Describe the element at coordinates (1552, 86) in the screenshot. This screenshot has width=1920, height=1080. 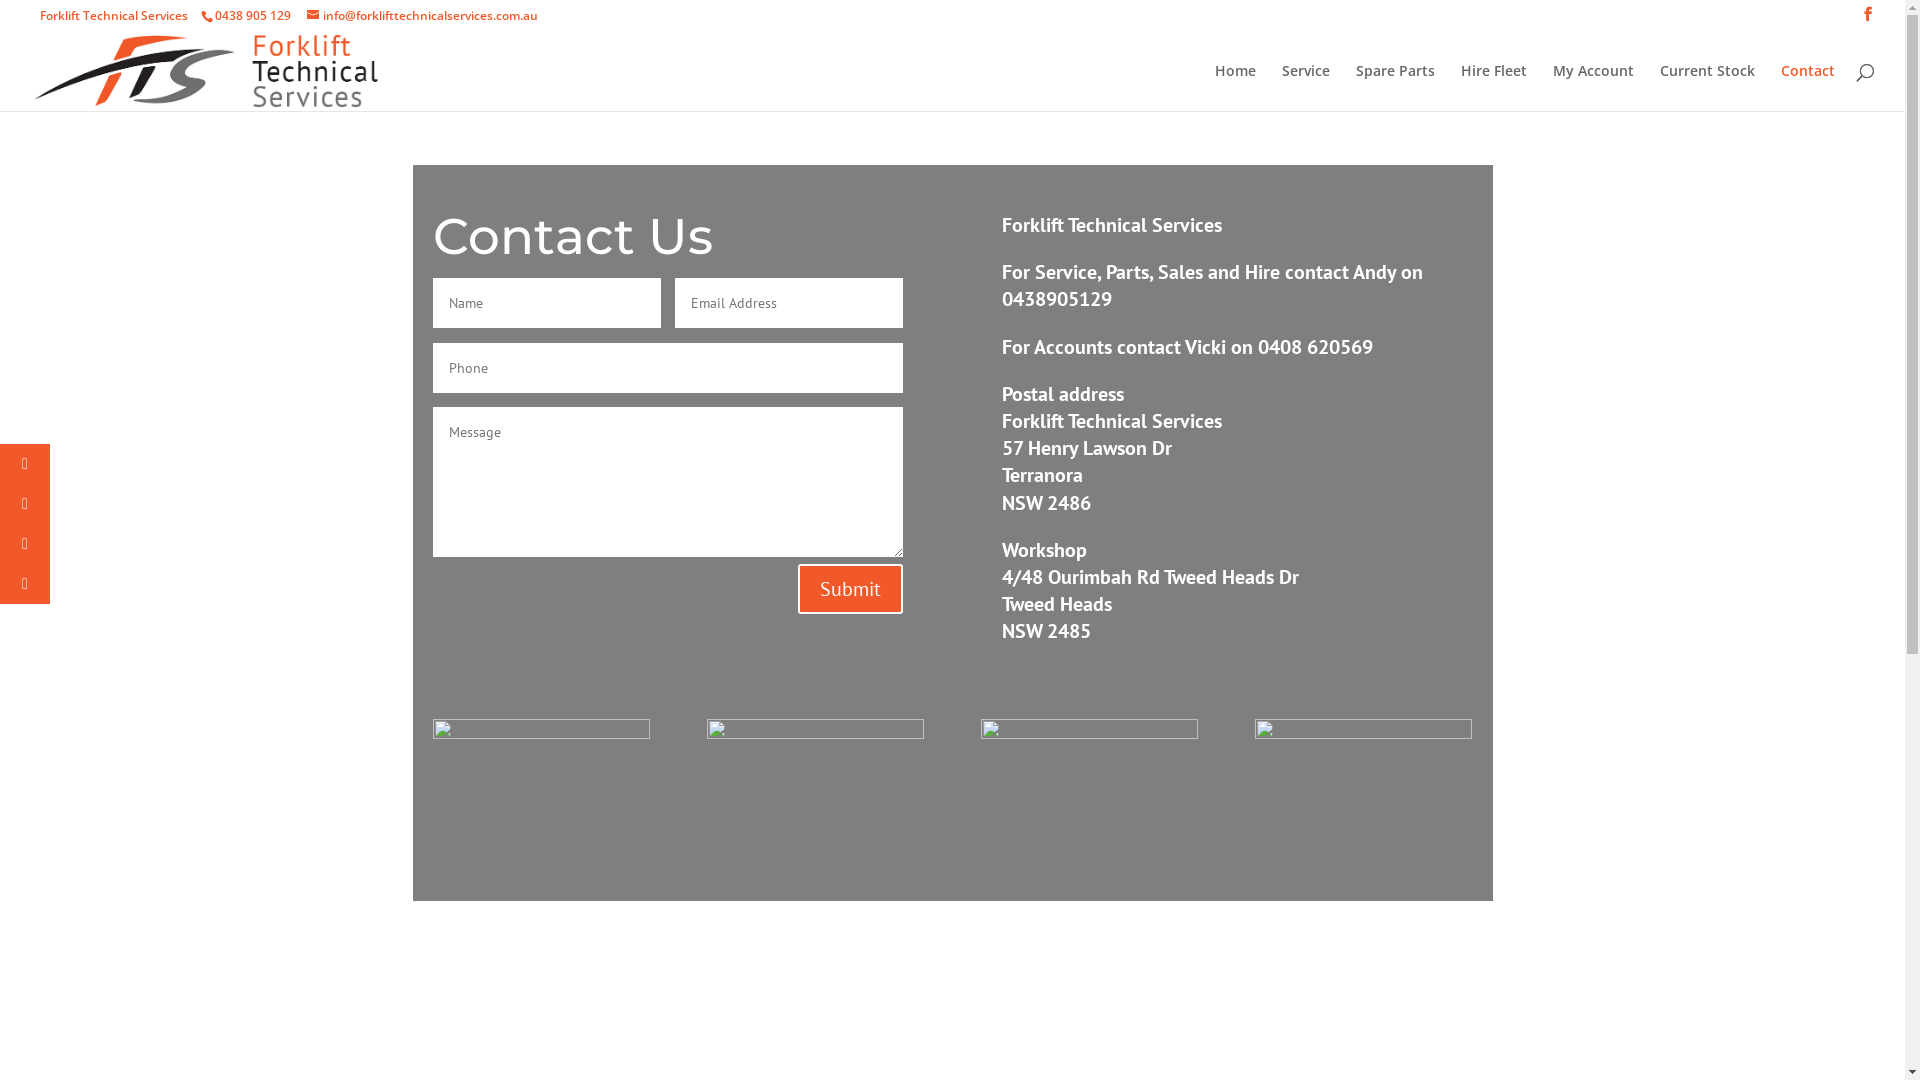
I see `'My Account'` at that location.